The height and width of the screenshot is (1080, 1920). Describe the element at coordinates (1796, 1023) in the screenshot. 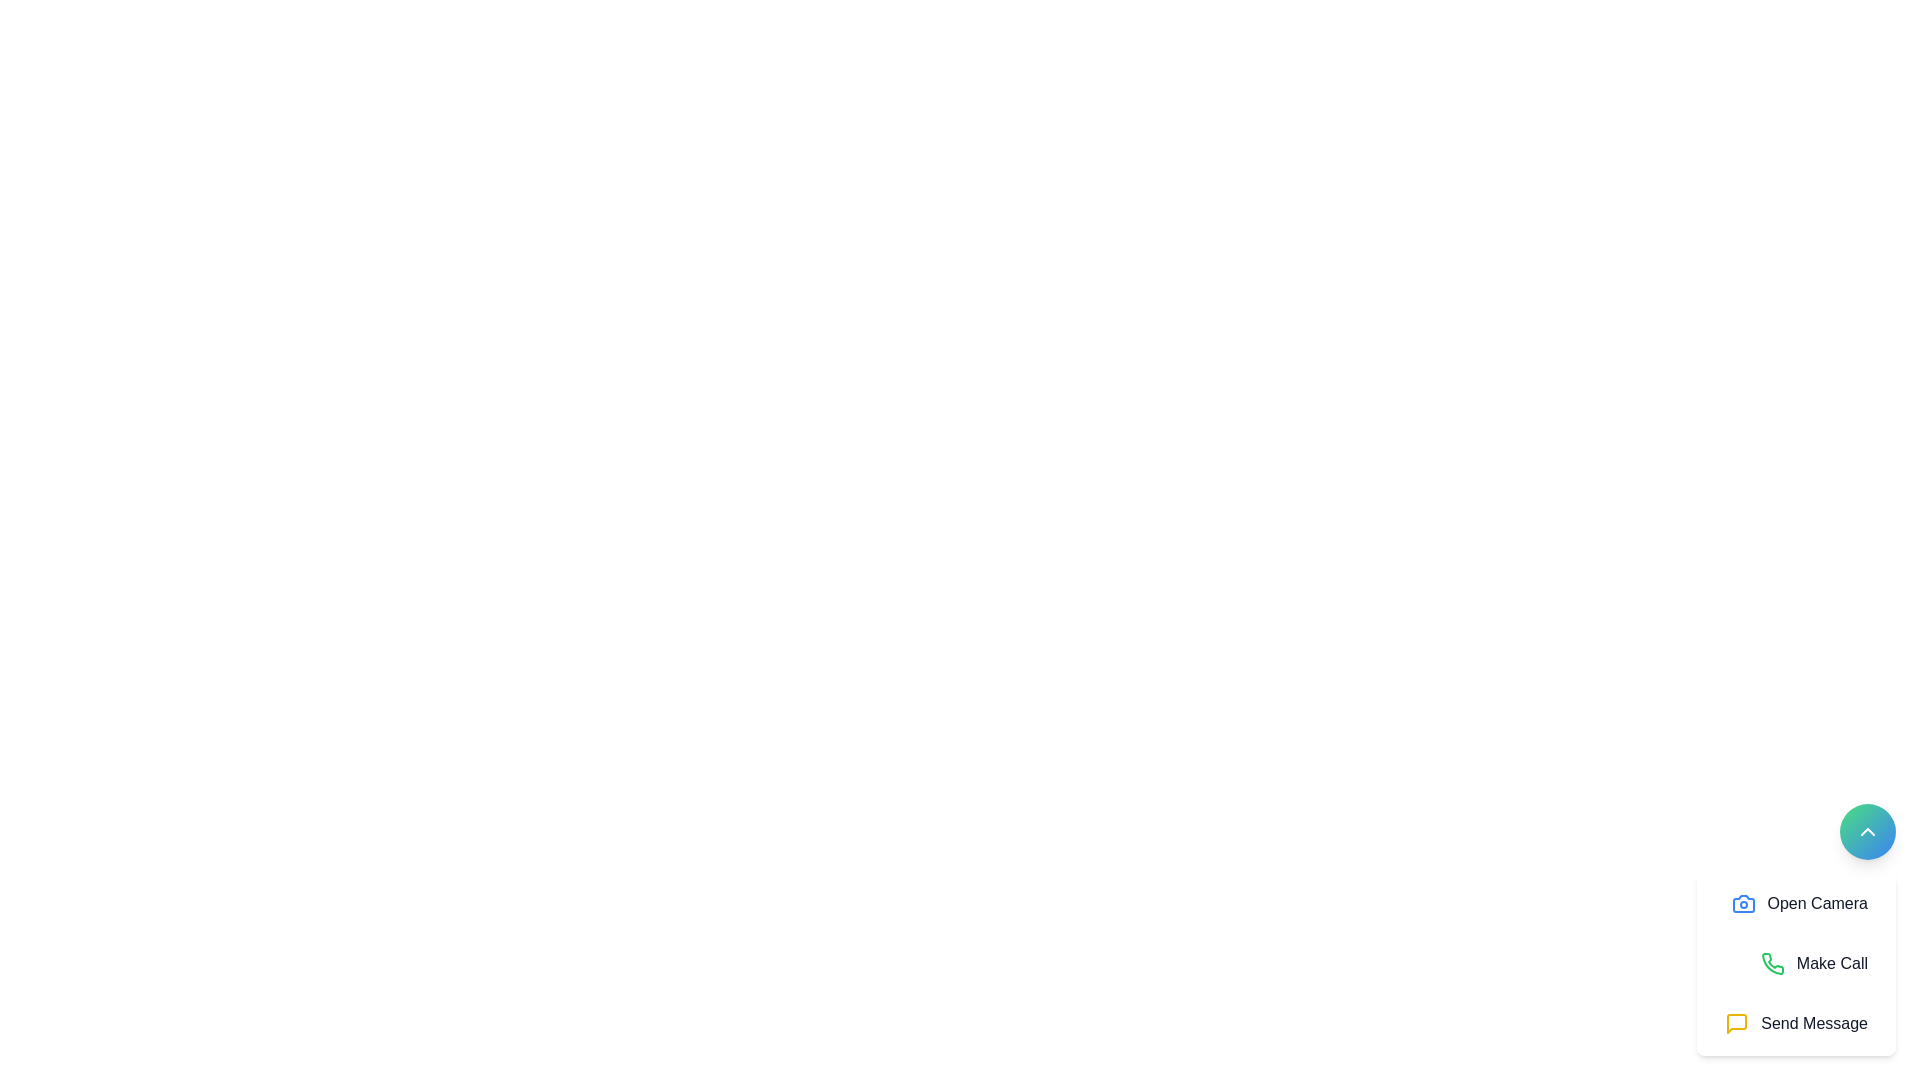

I see `the 'Send Message' button, which is the last button in a vertical list of options` at that location.